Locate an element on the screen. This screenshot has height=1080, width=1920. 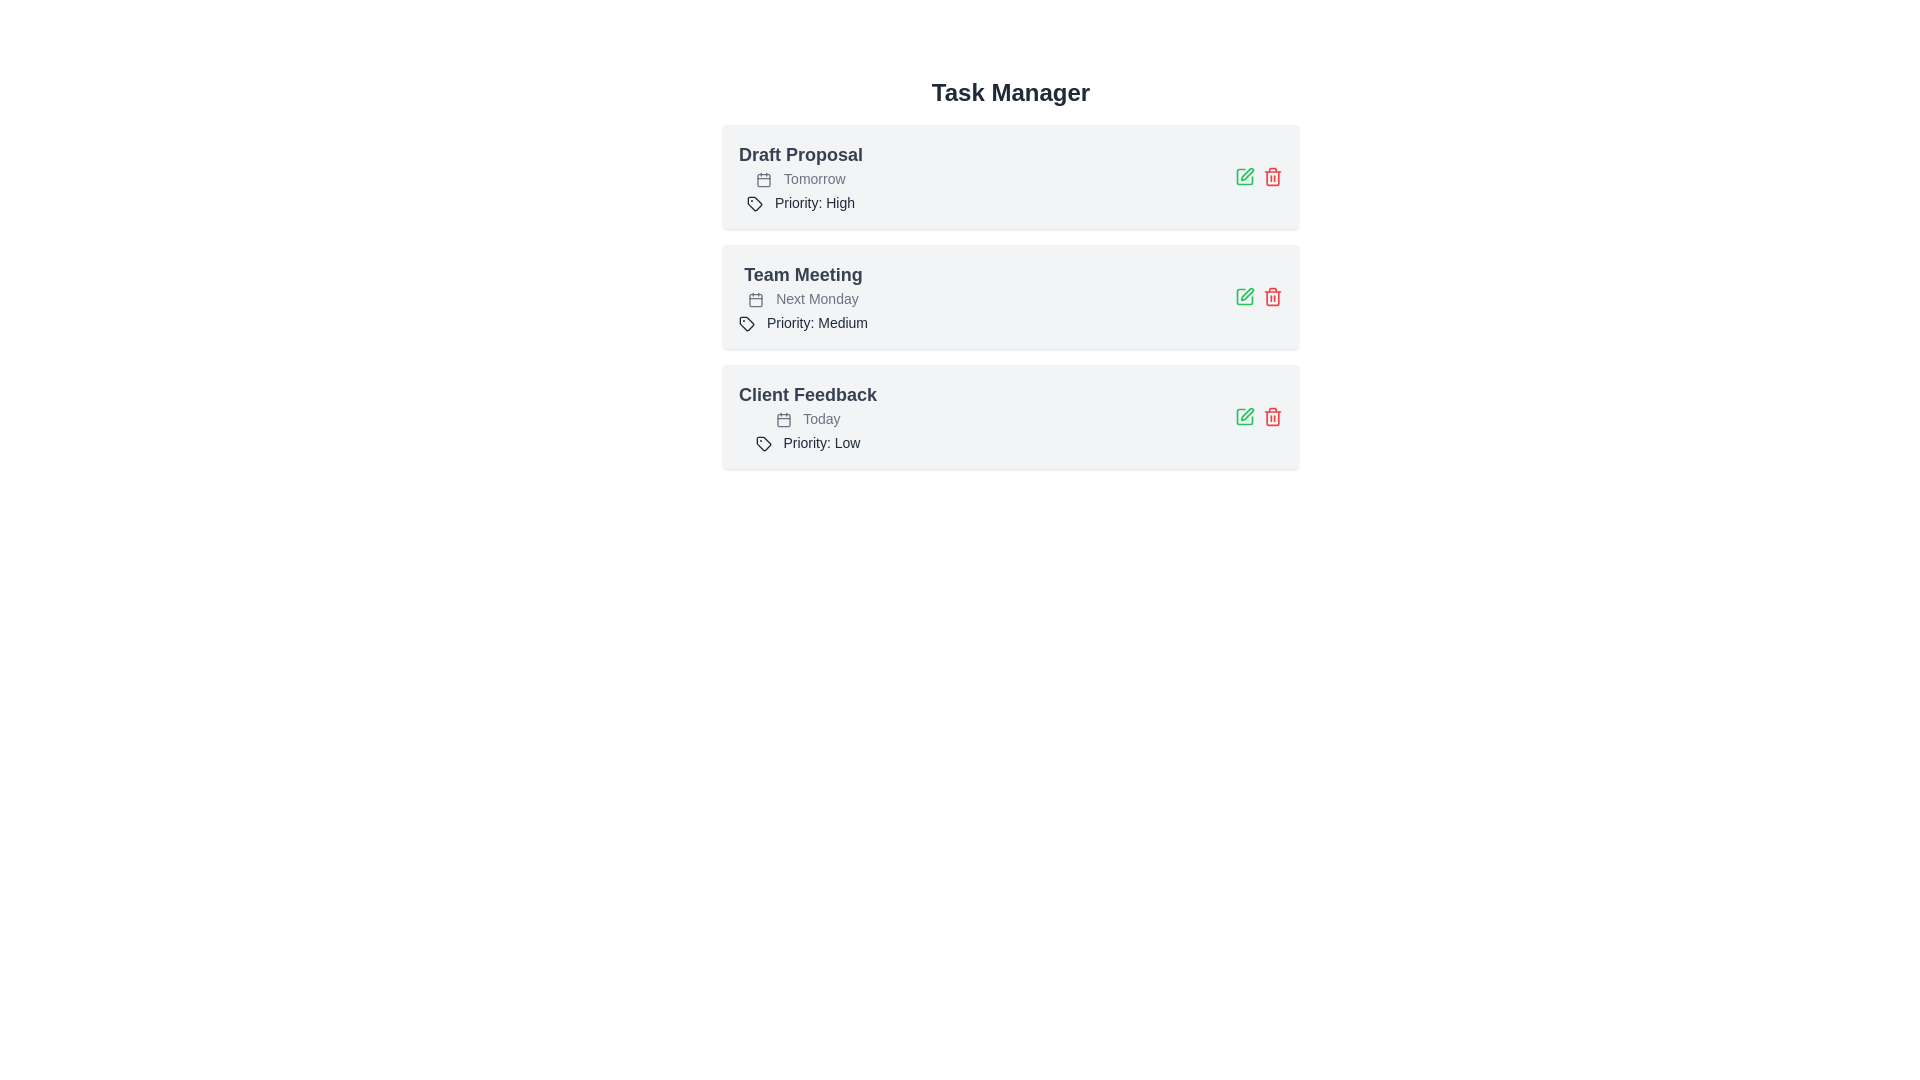
design of the icon representing the 'Today' label, located before the text within the 'Client Feedback' section is located at coordinates (782, 419).